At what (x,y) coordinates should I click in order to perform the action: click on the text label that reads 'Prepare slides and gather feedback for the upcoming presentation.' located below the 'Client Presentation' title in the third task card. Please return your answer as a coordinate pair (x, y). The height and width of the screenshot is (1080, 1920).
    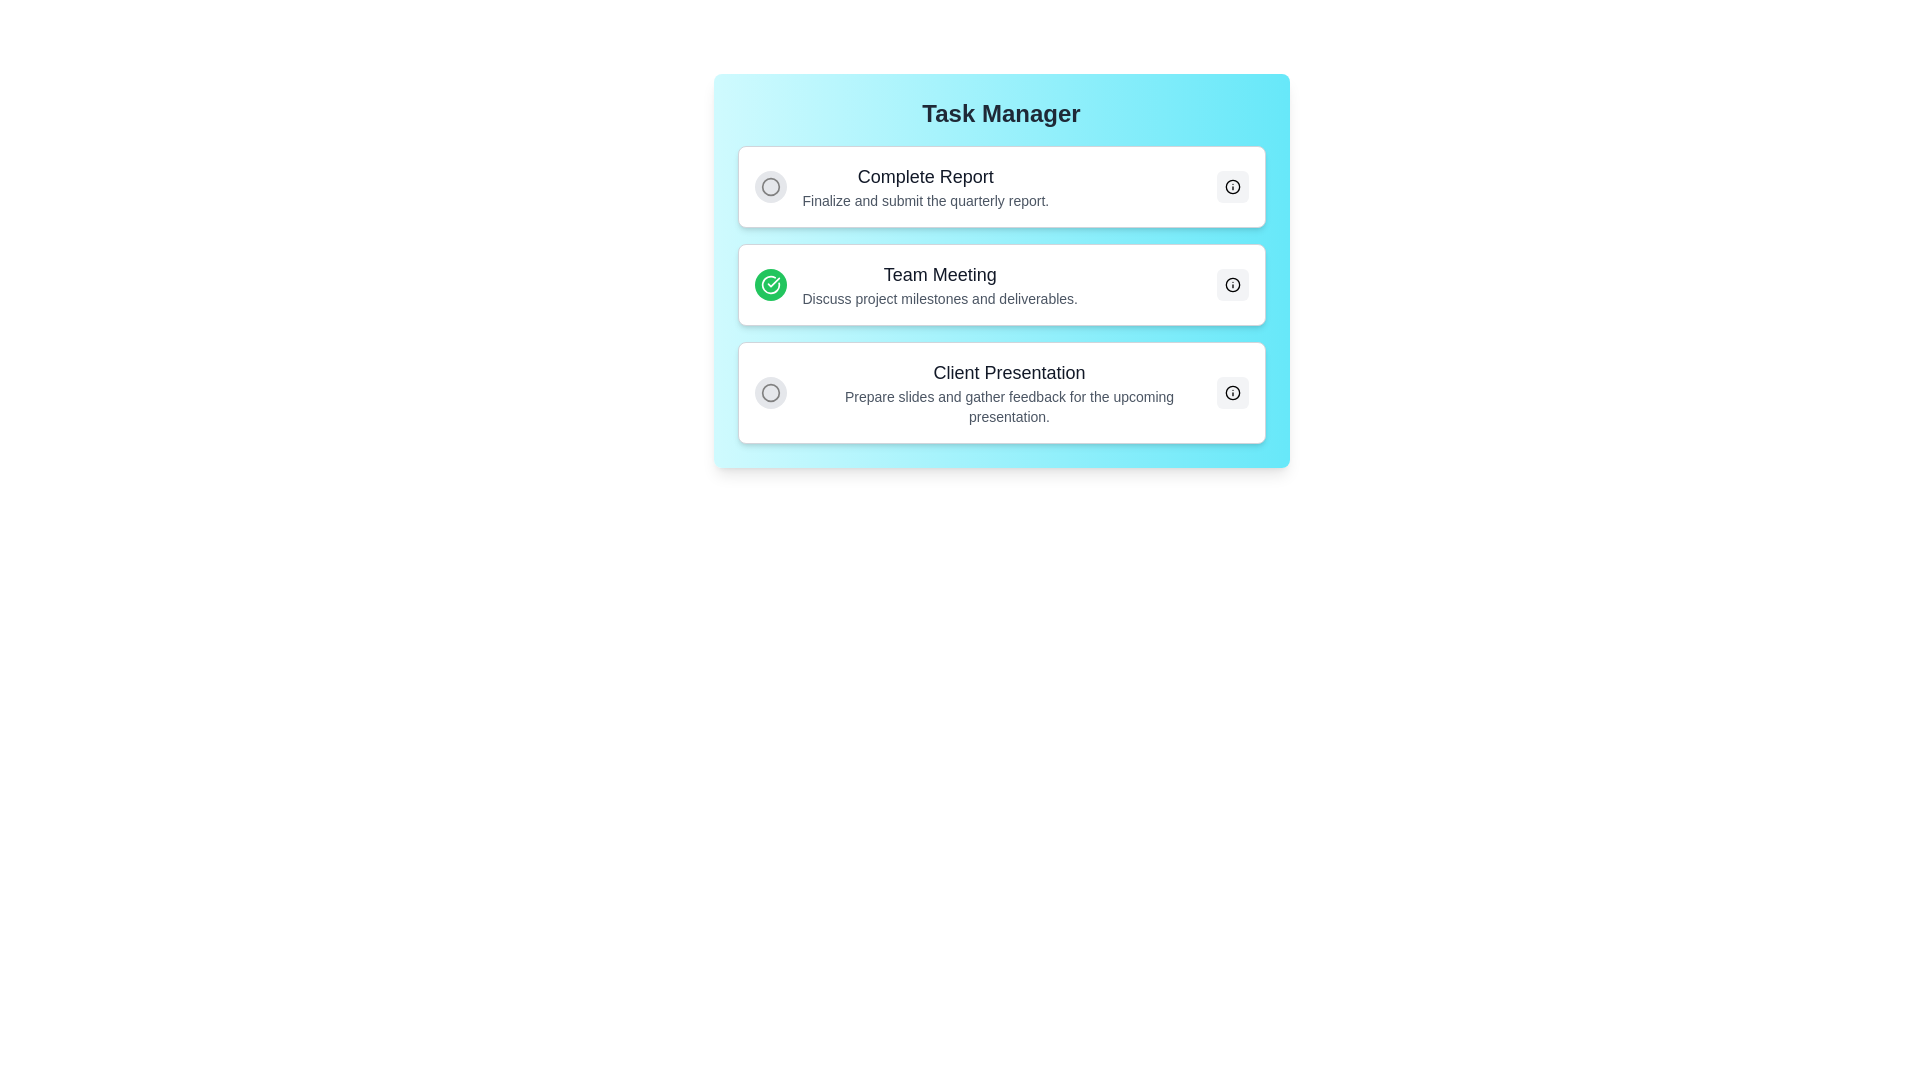
    Looking at the image, I should click on (1009, 406).